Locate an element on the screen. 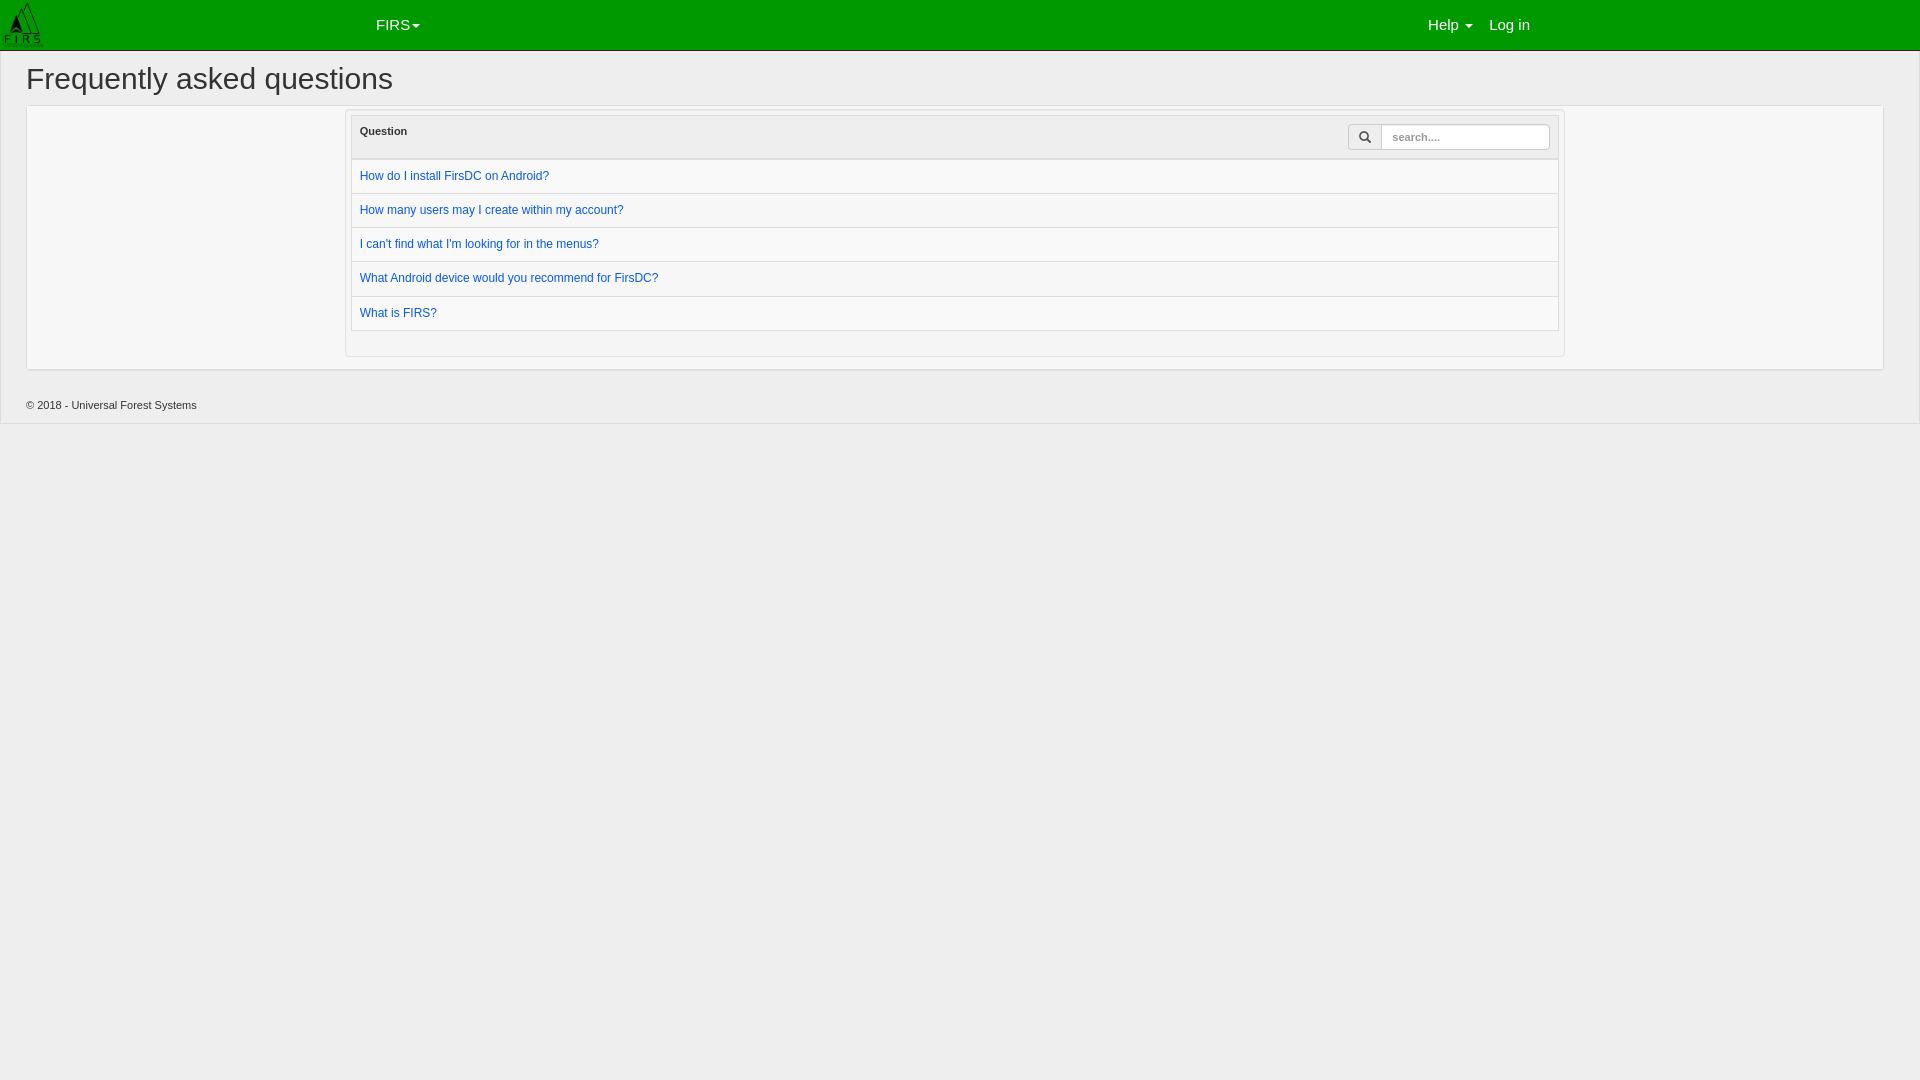  'I can't find what I'm looking for in the menus?' is located at coordinates (478, 243).